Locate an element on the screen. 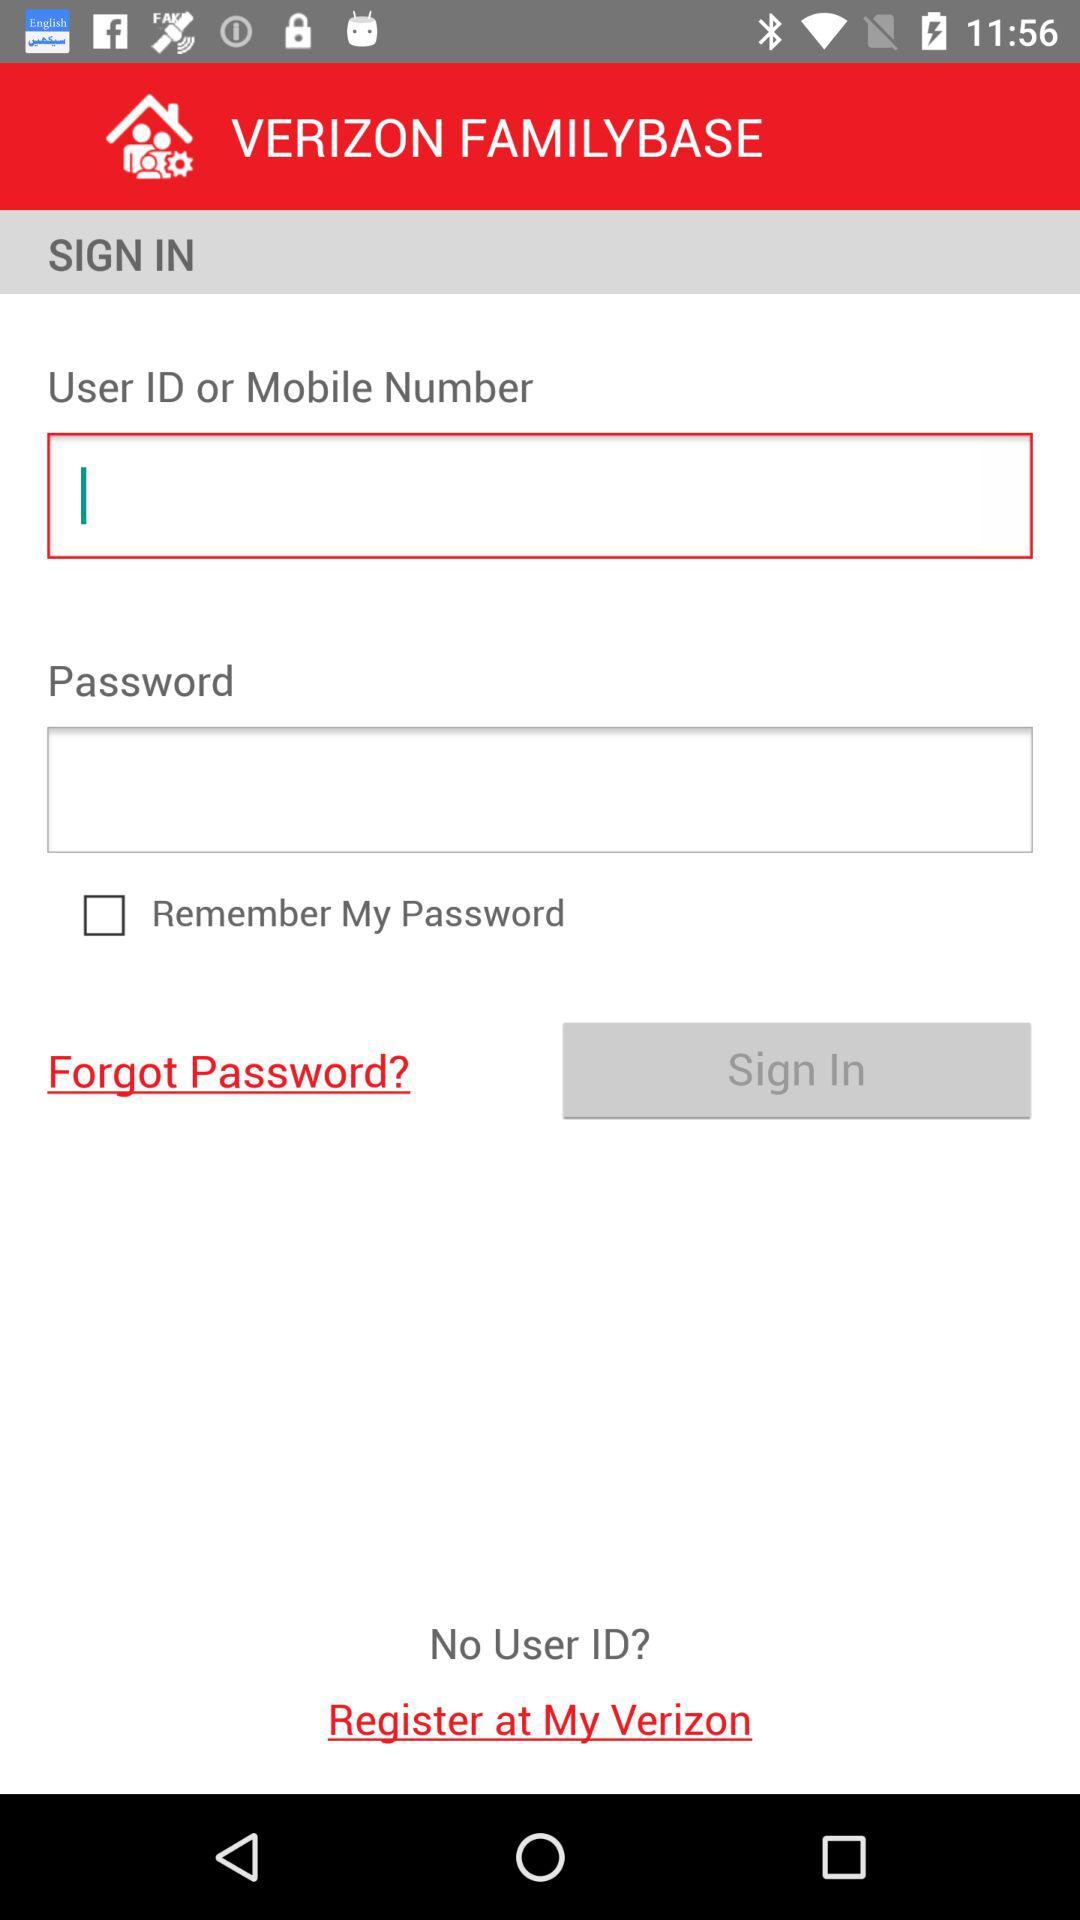  password is located at coordinates (540, 788).